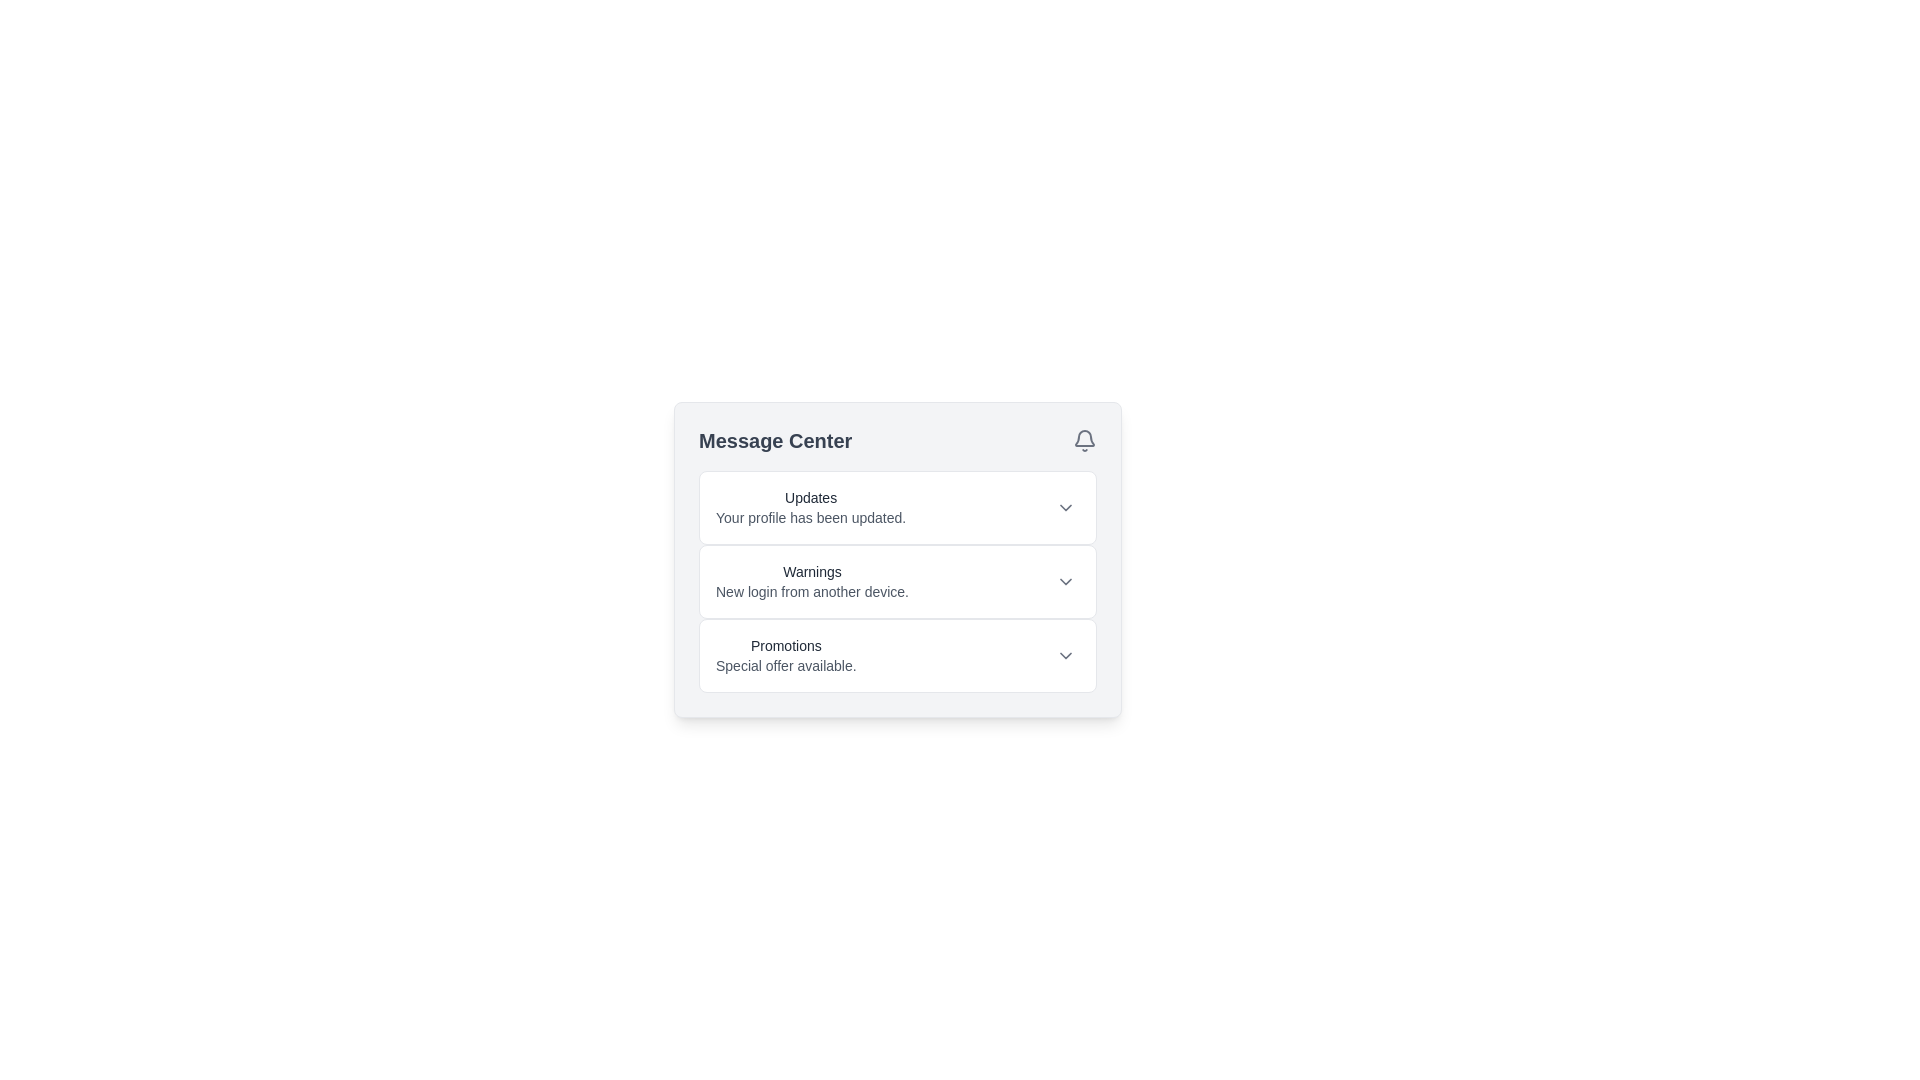  I want to click on notification message indicating that the user's profile has been updated, located in the 'Updates' section of the 'Message Center.', so click(811, 516).